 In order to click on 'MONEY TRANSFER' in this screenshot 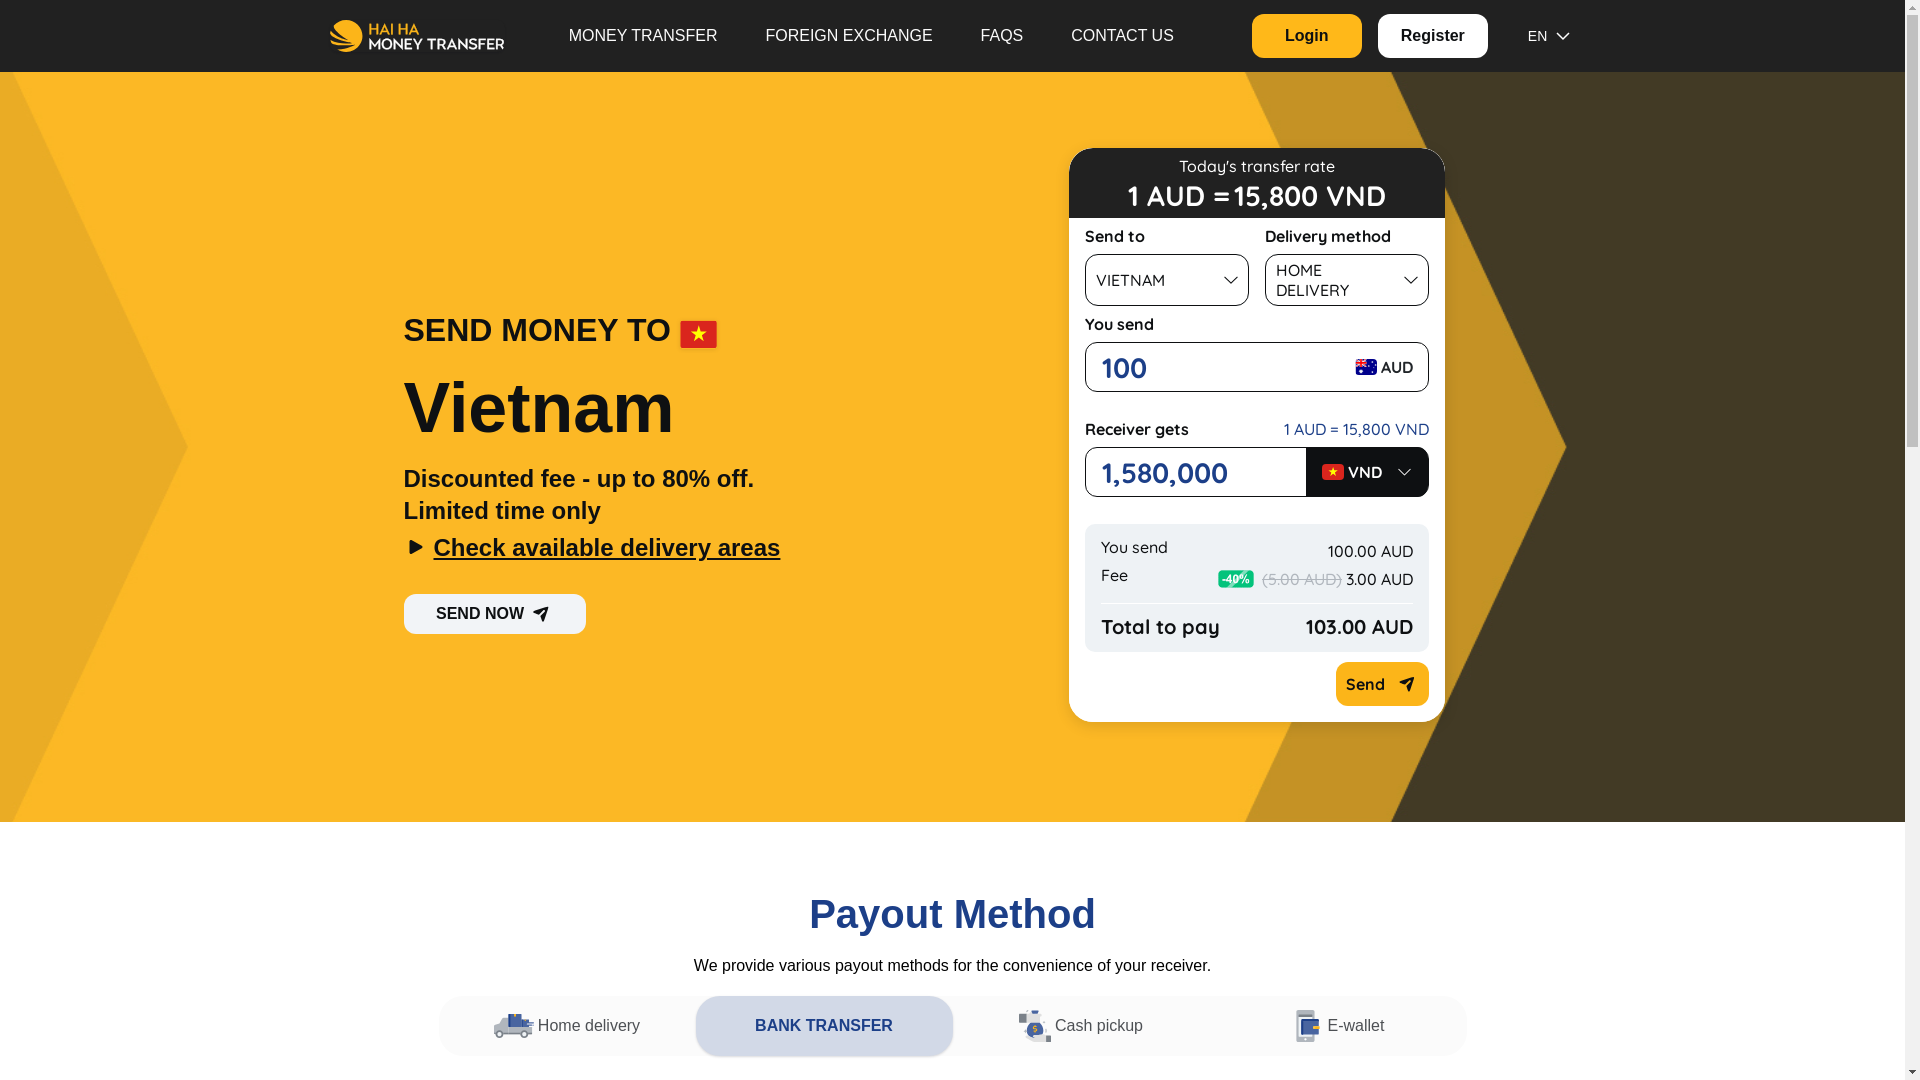, I will do `click(643, 35)`.